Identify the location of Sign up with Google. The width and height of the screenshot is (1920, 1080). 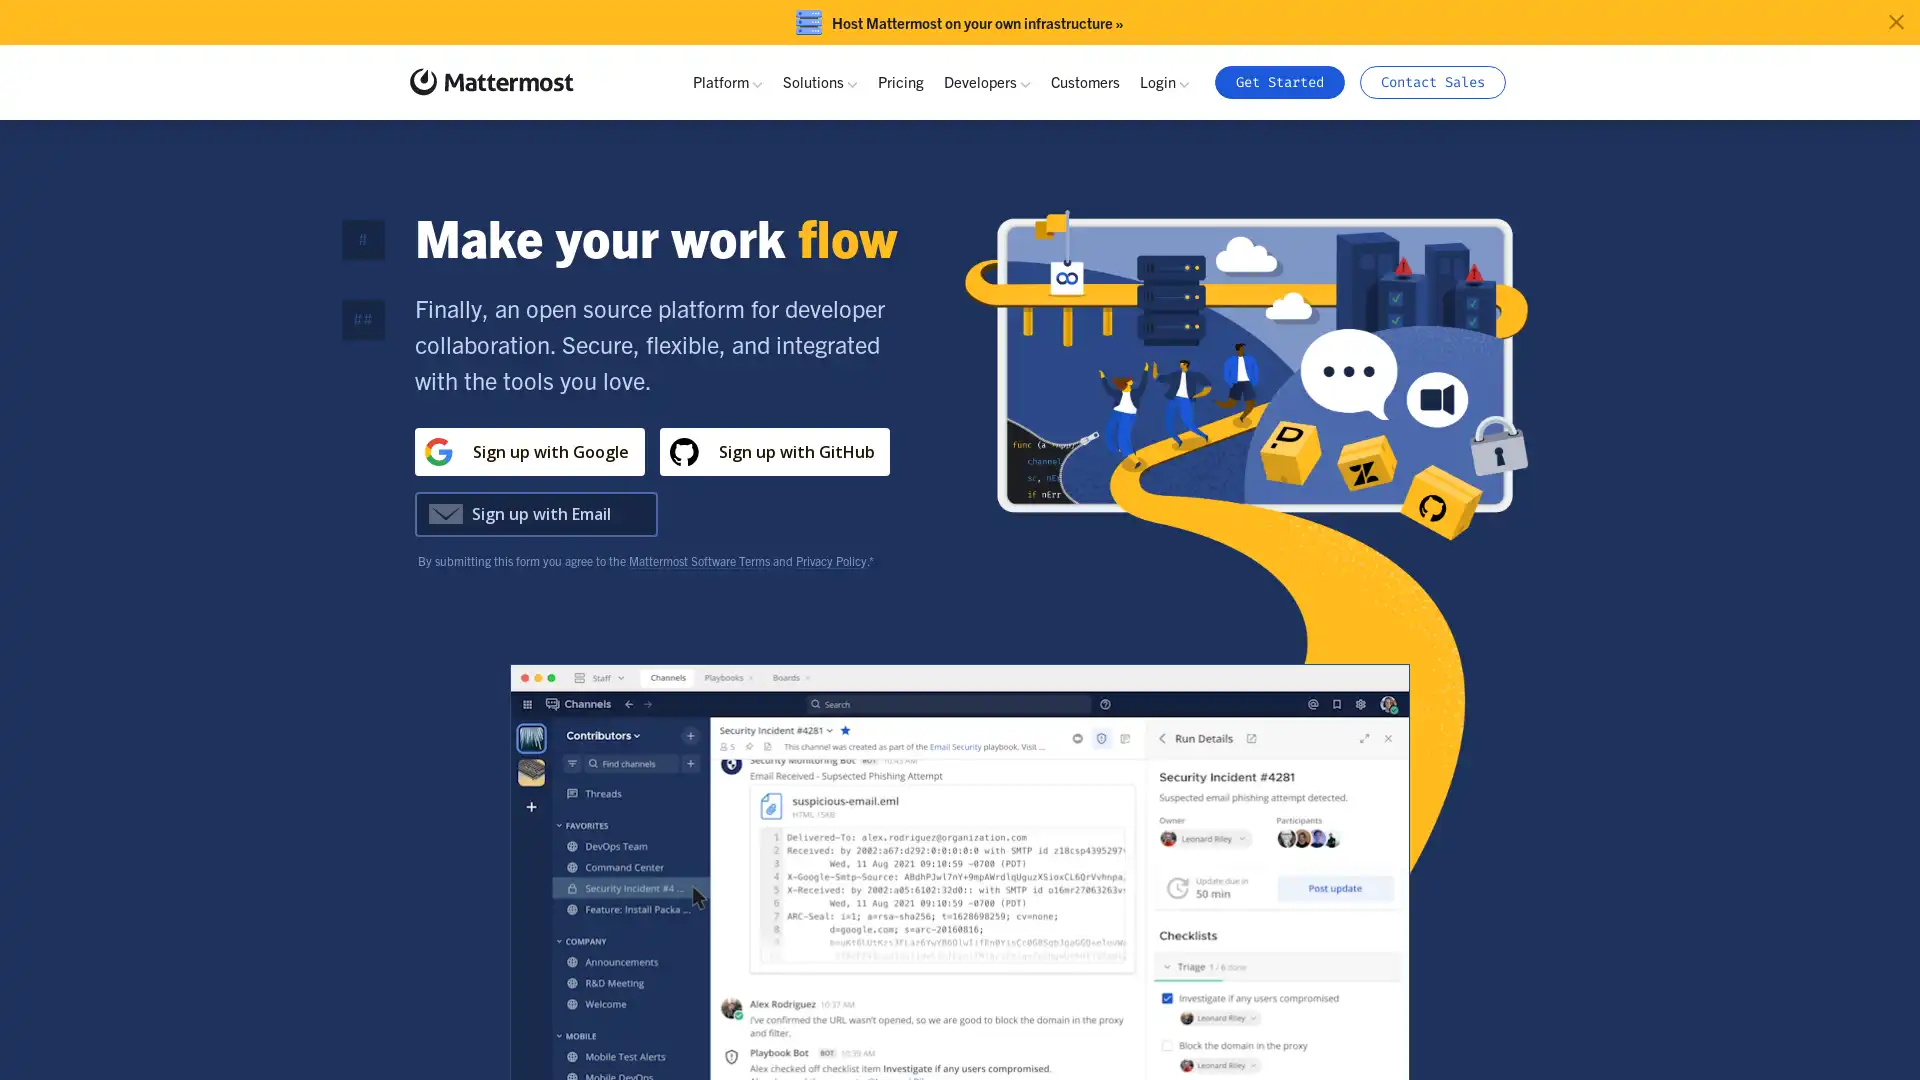
(528, 451).